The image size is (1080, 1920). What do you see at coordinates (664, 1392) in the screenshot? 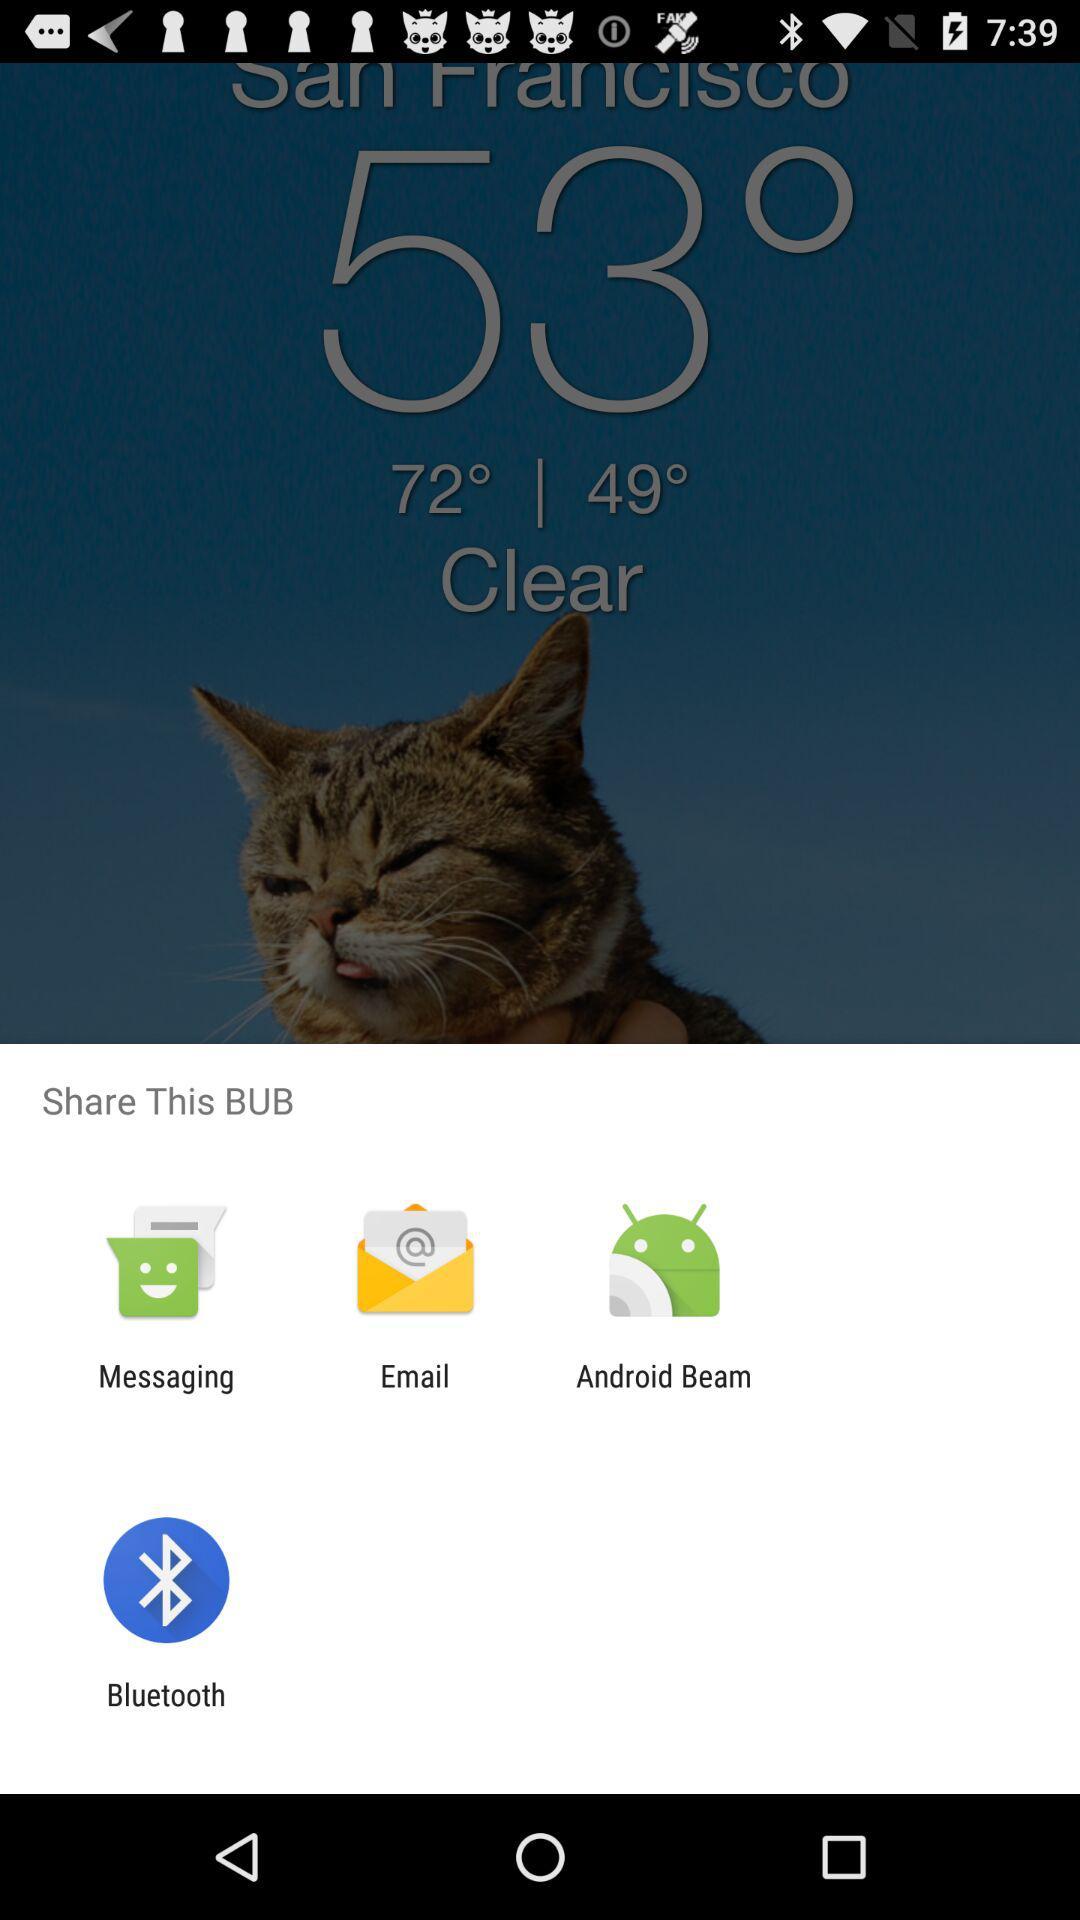
I see `android beam app` at bounding box center [664, 1392].